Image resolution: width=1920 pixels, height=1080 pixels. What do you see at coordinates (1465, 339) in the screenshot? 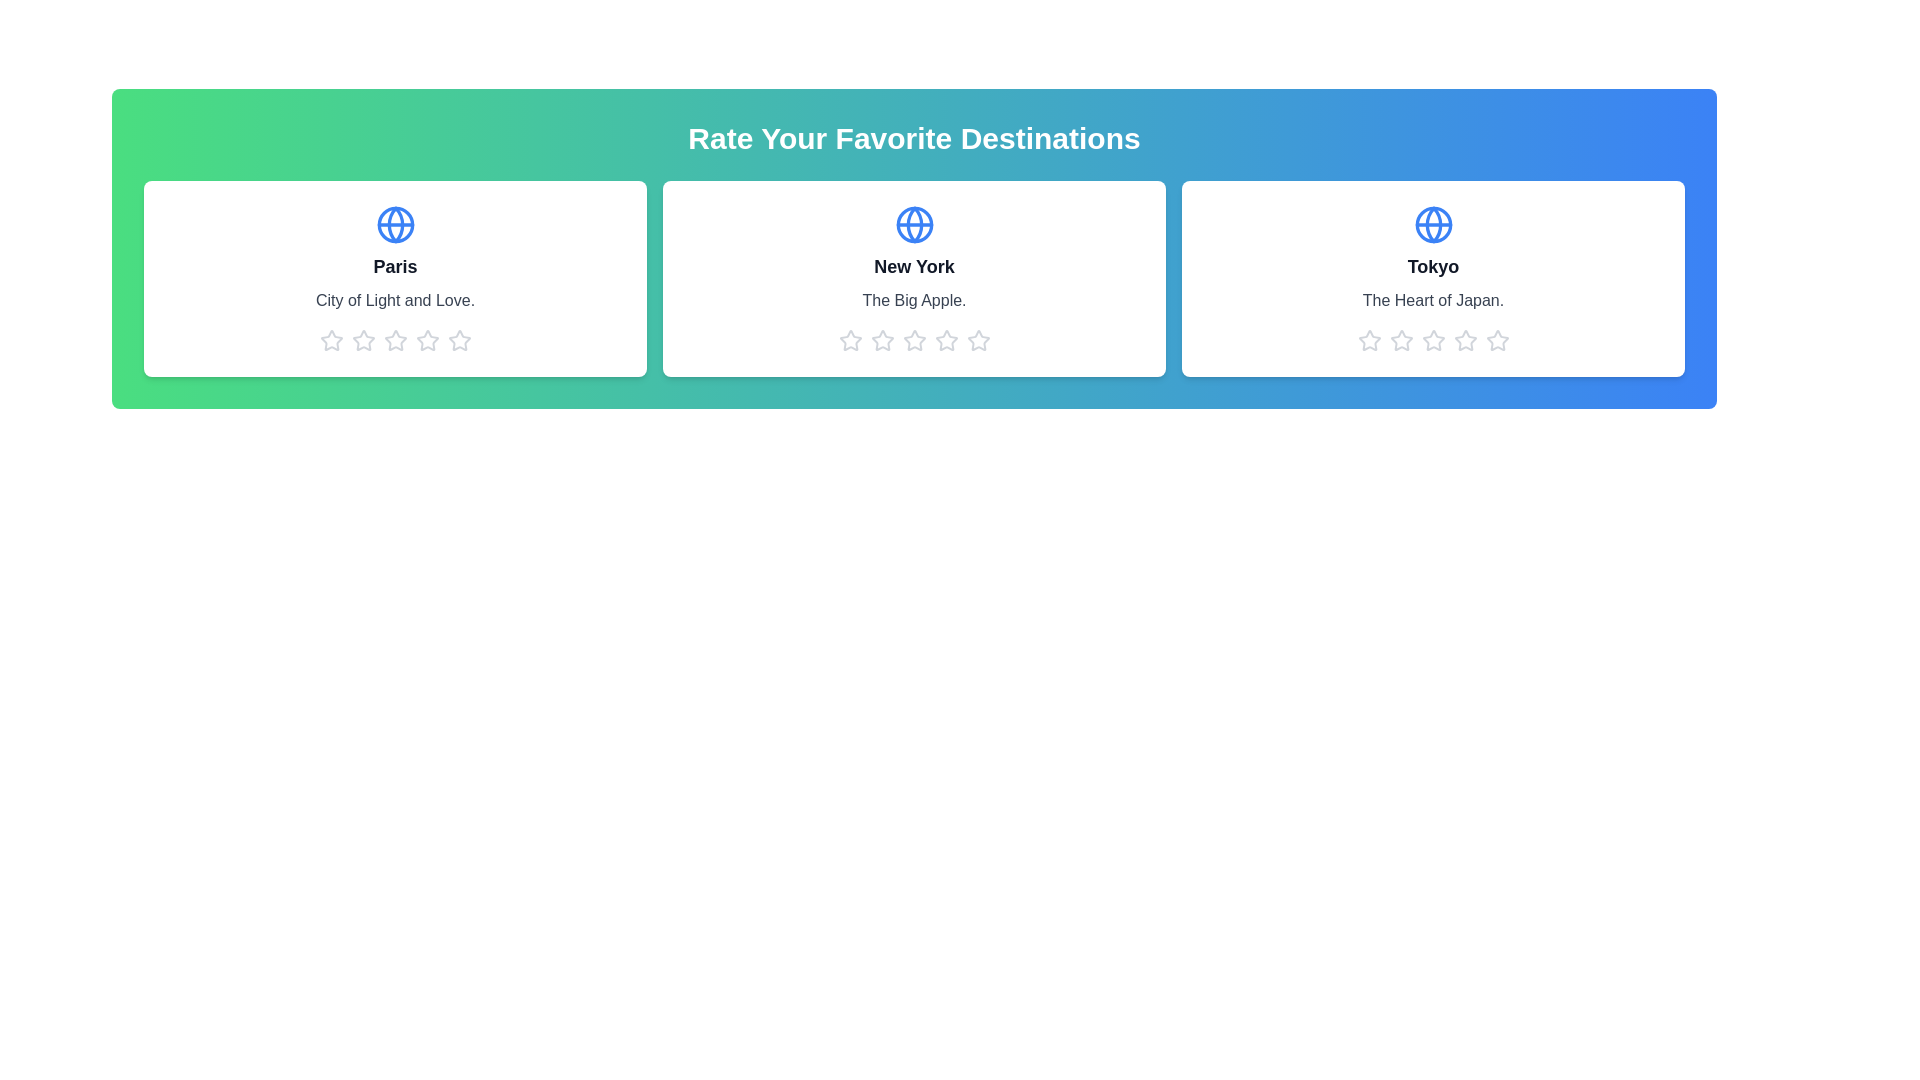
I see `the 4 star icon for the destination Tokyo` at bounding box center [1465, 339].